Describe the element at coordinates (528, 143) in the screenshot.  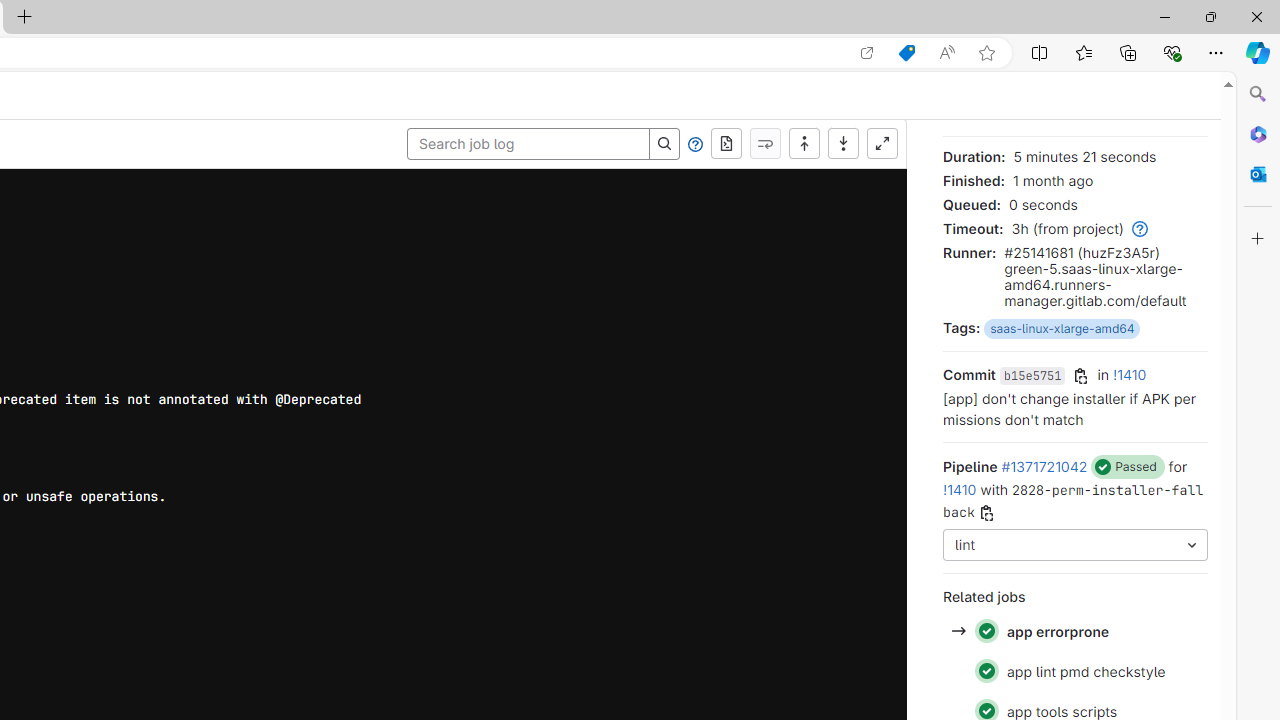
I see `'Search job log'` at that location.